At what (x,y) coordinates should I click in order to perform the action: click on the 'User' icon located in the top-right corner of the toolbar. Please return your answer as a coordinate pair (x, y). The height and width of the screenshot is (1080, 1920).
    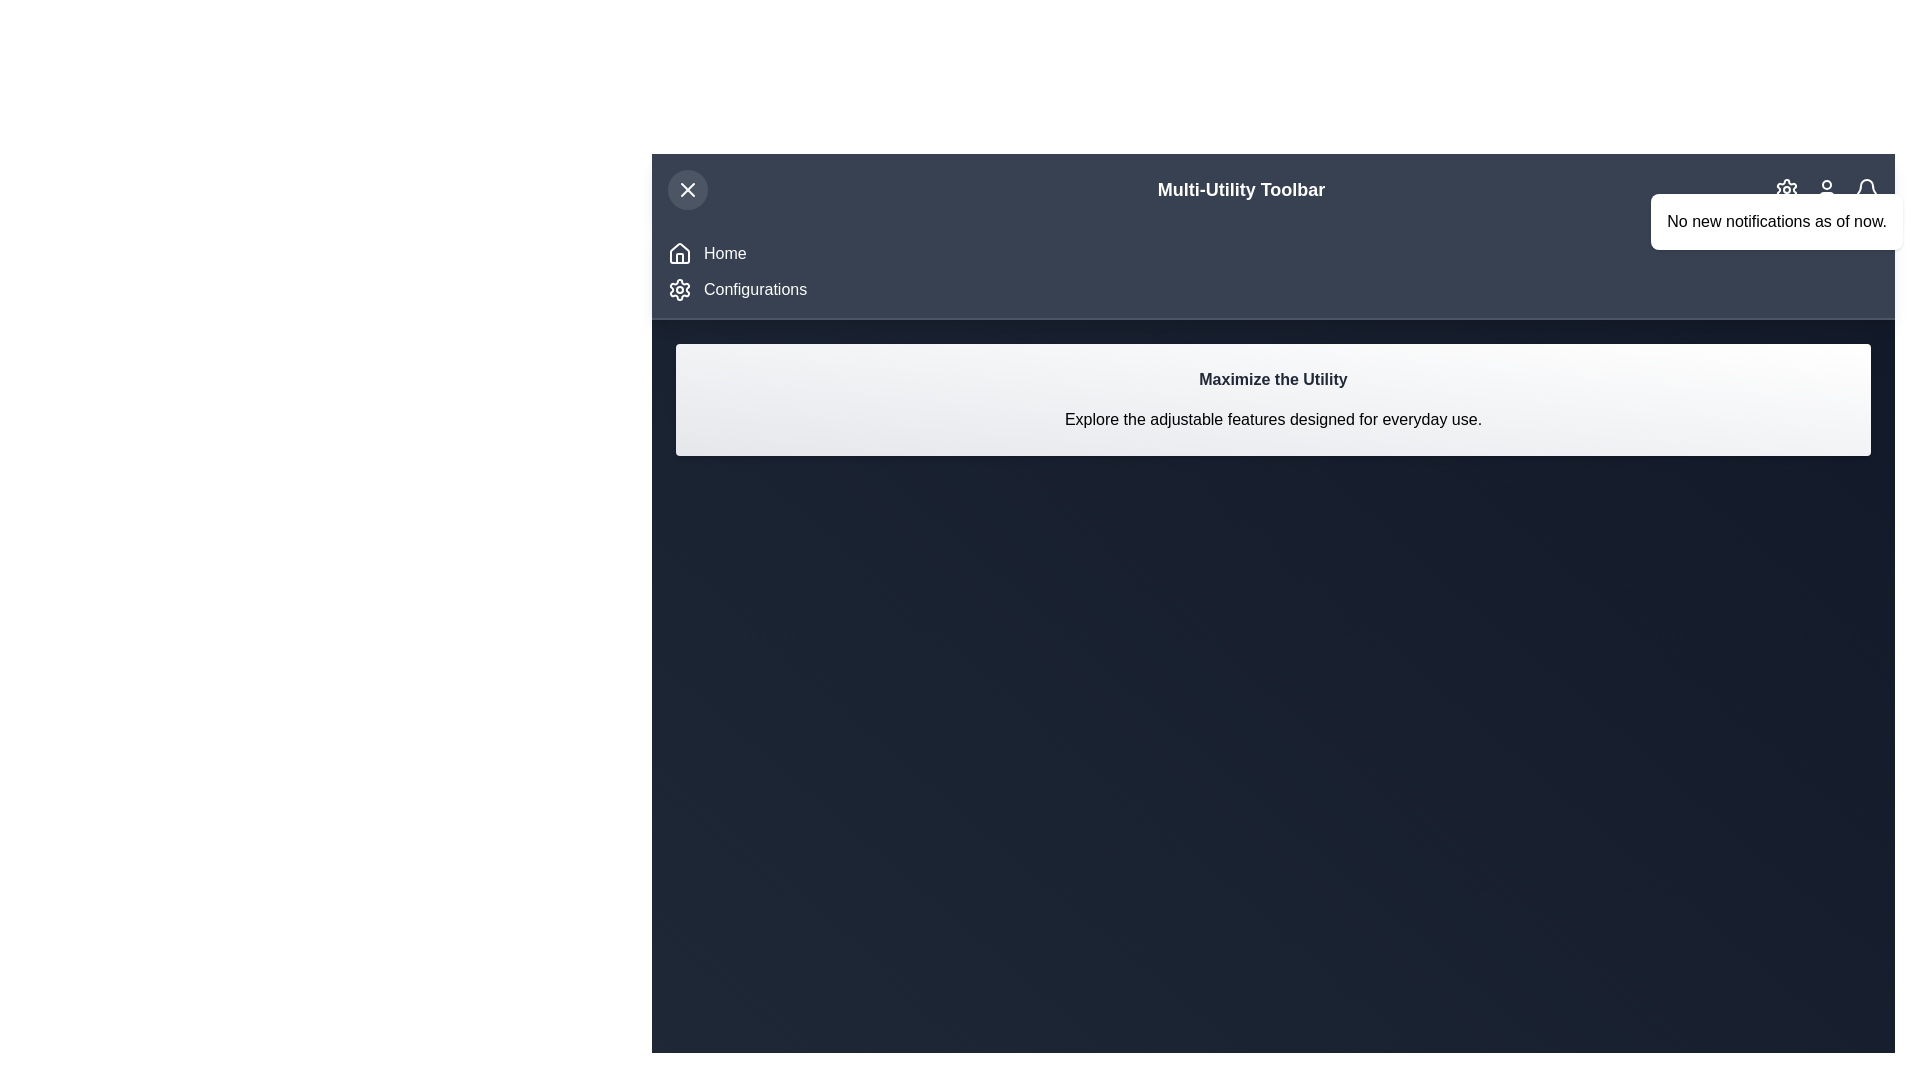
    Looking at the image, I should click on (1827, 189).